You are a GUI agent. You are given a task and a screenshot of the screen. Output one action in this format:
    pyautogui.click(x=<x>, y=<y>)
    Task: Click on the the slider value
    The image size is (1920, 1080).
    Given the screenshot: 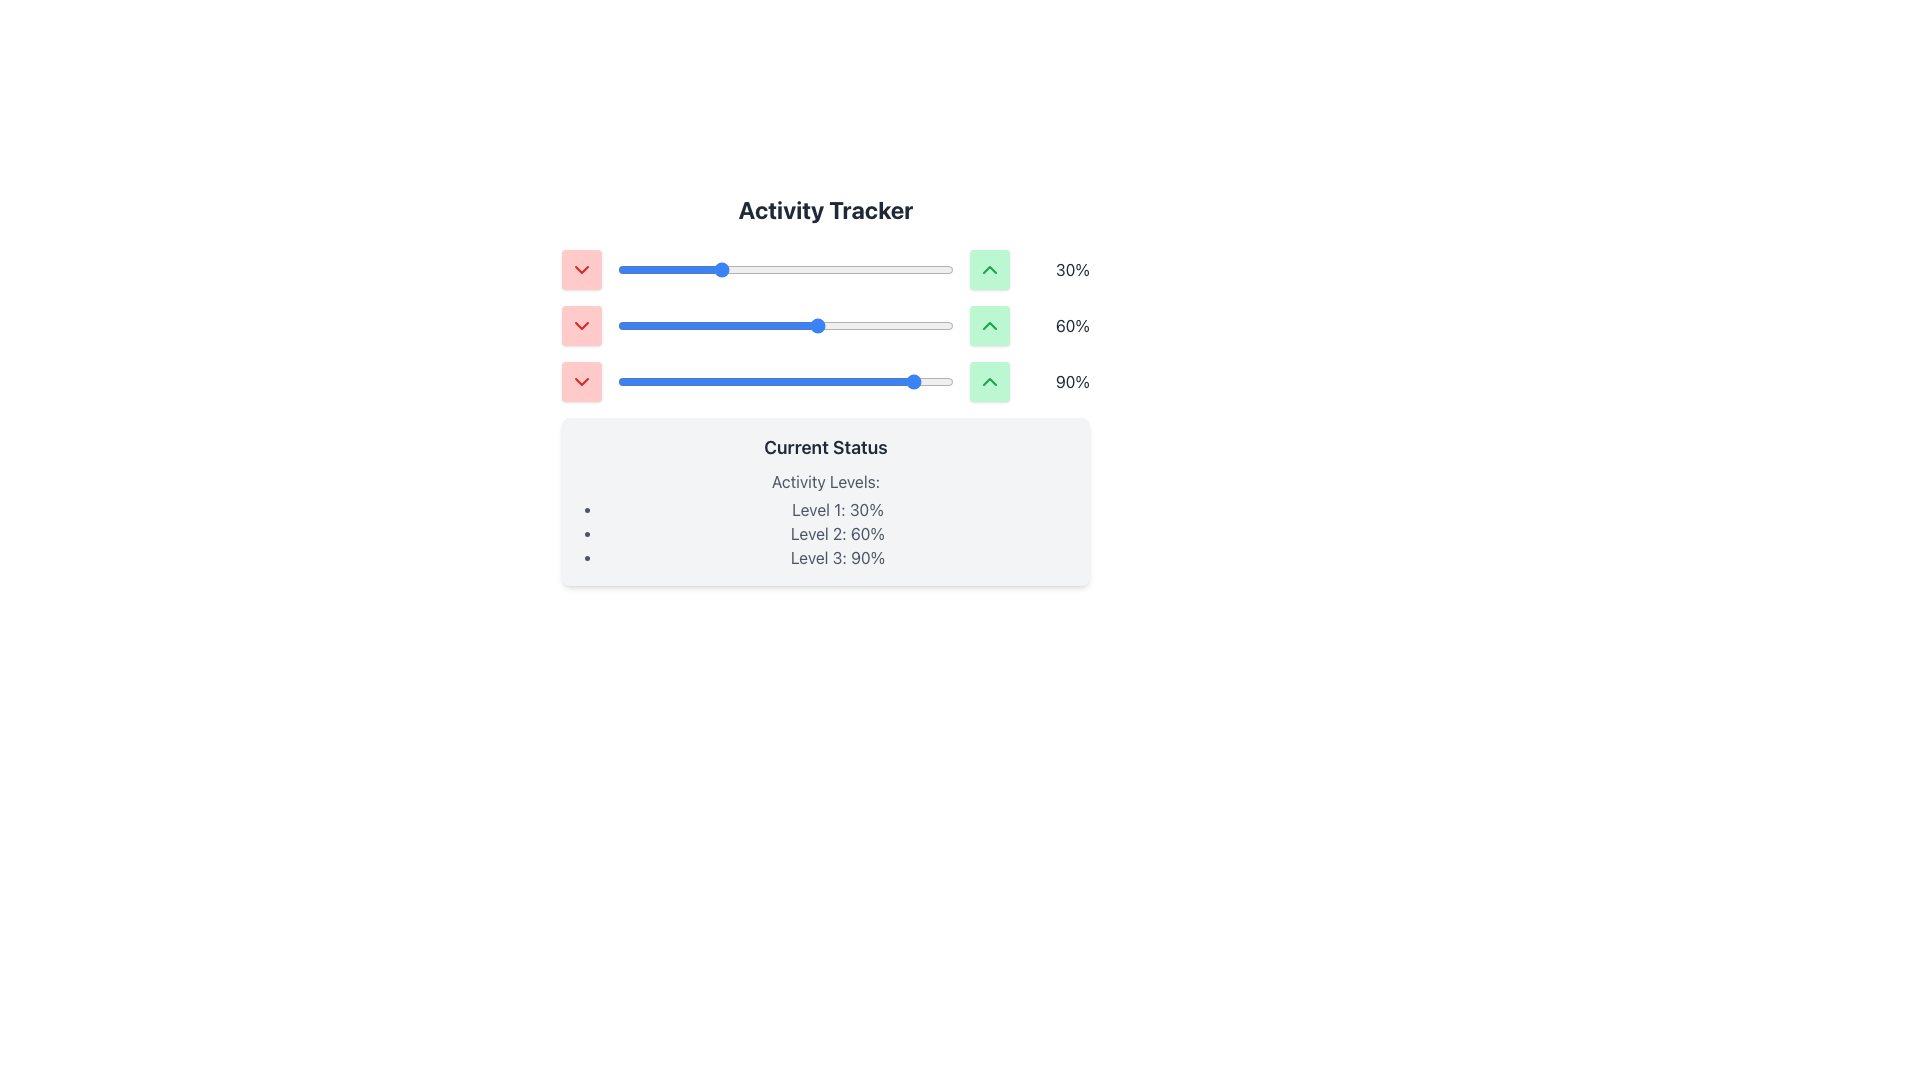 What is the action you would take?
    pyautogui.click(x=936, y=325)
    